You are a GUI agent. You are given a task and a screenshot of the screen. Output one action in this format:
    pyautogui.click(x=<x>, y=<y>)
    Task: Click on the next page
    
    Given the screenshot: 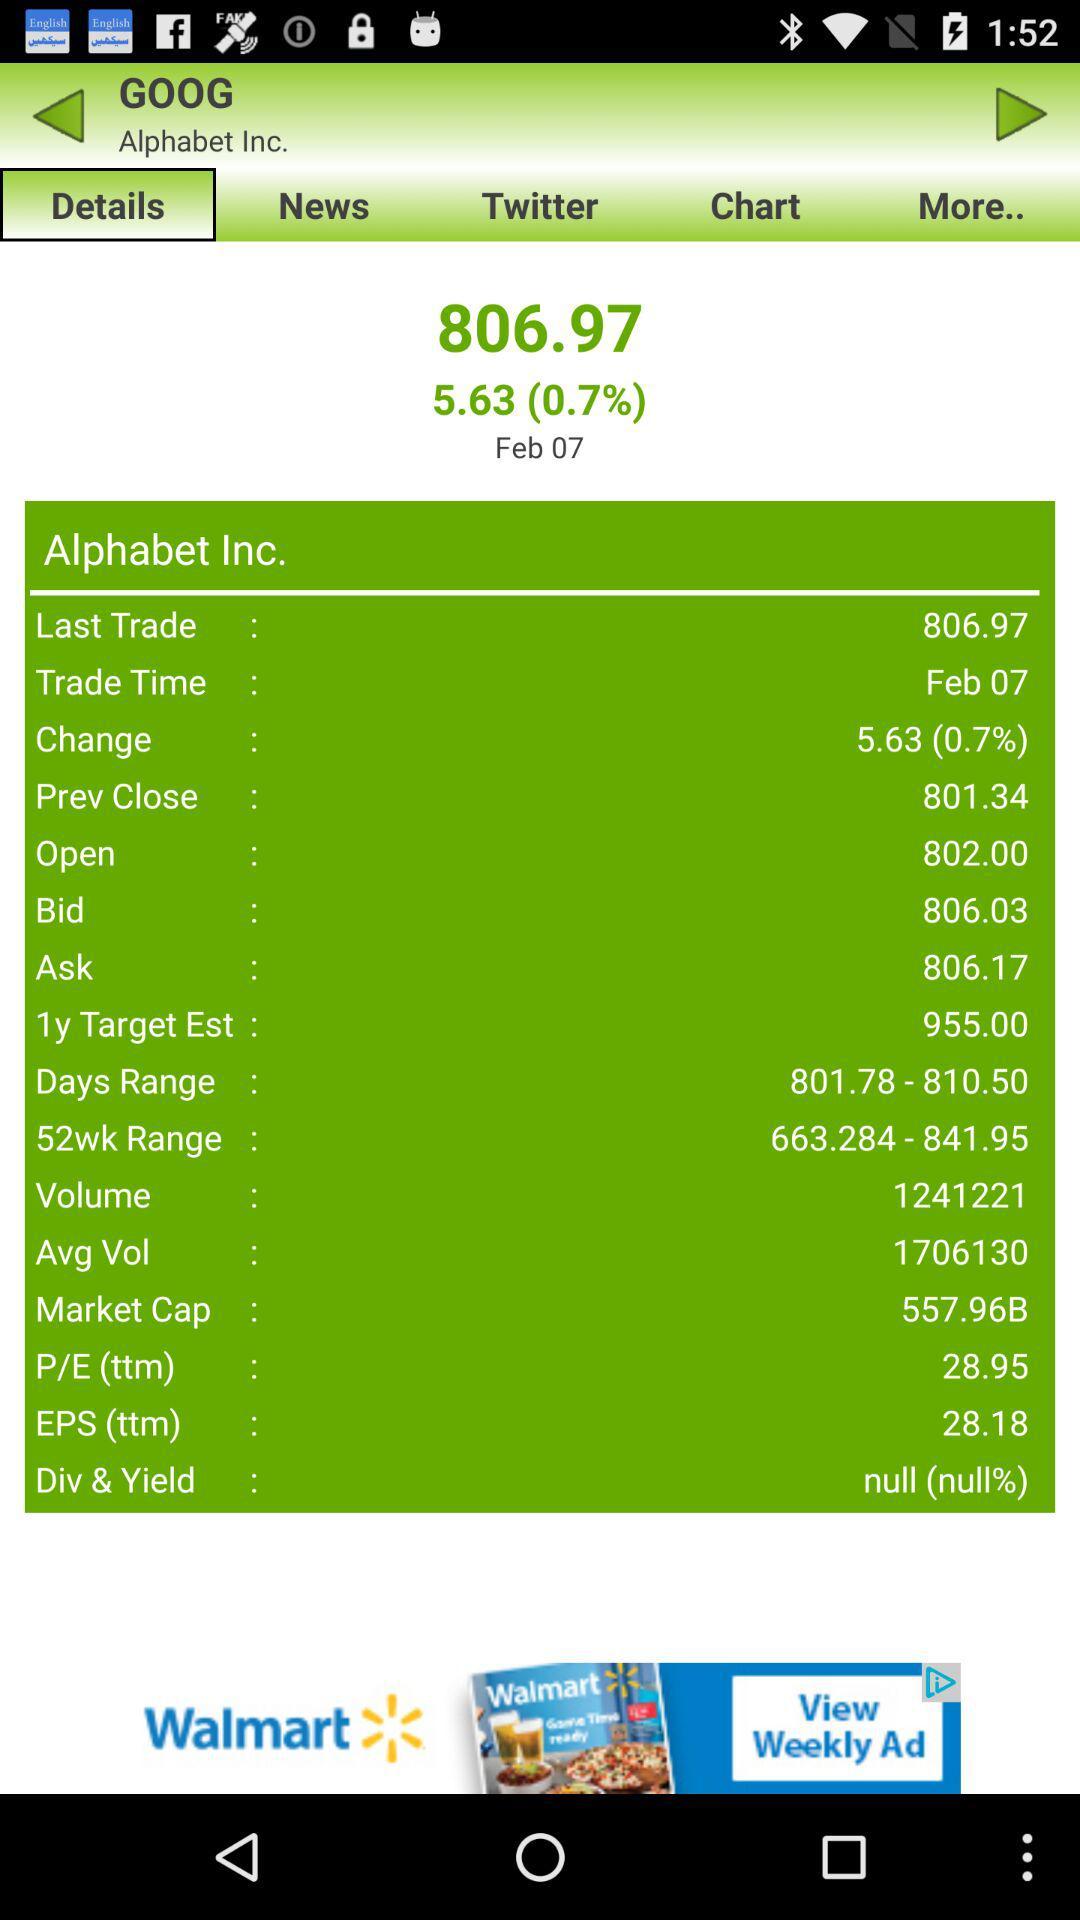 What is the action you would take?
    pyautogui.click(x=1022, y=114)
    